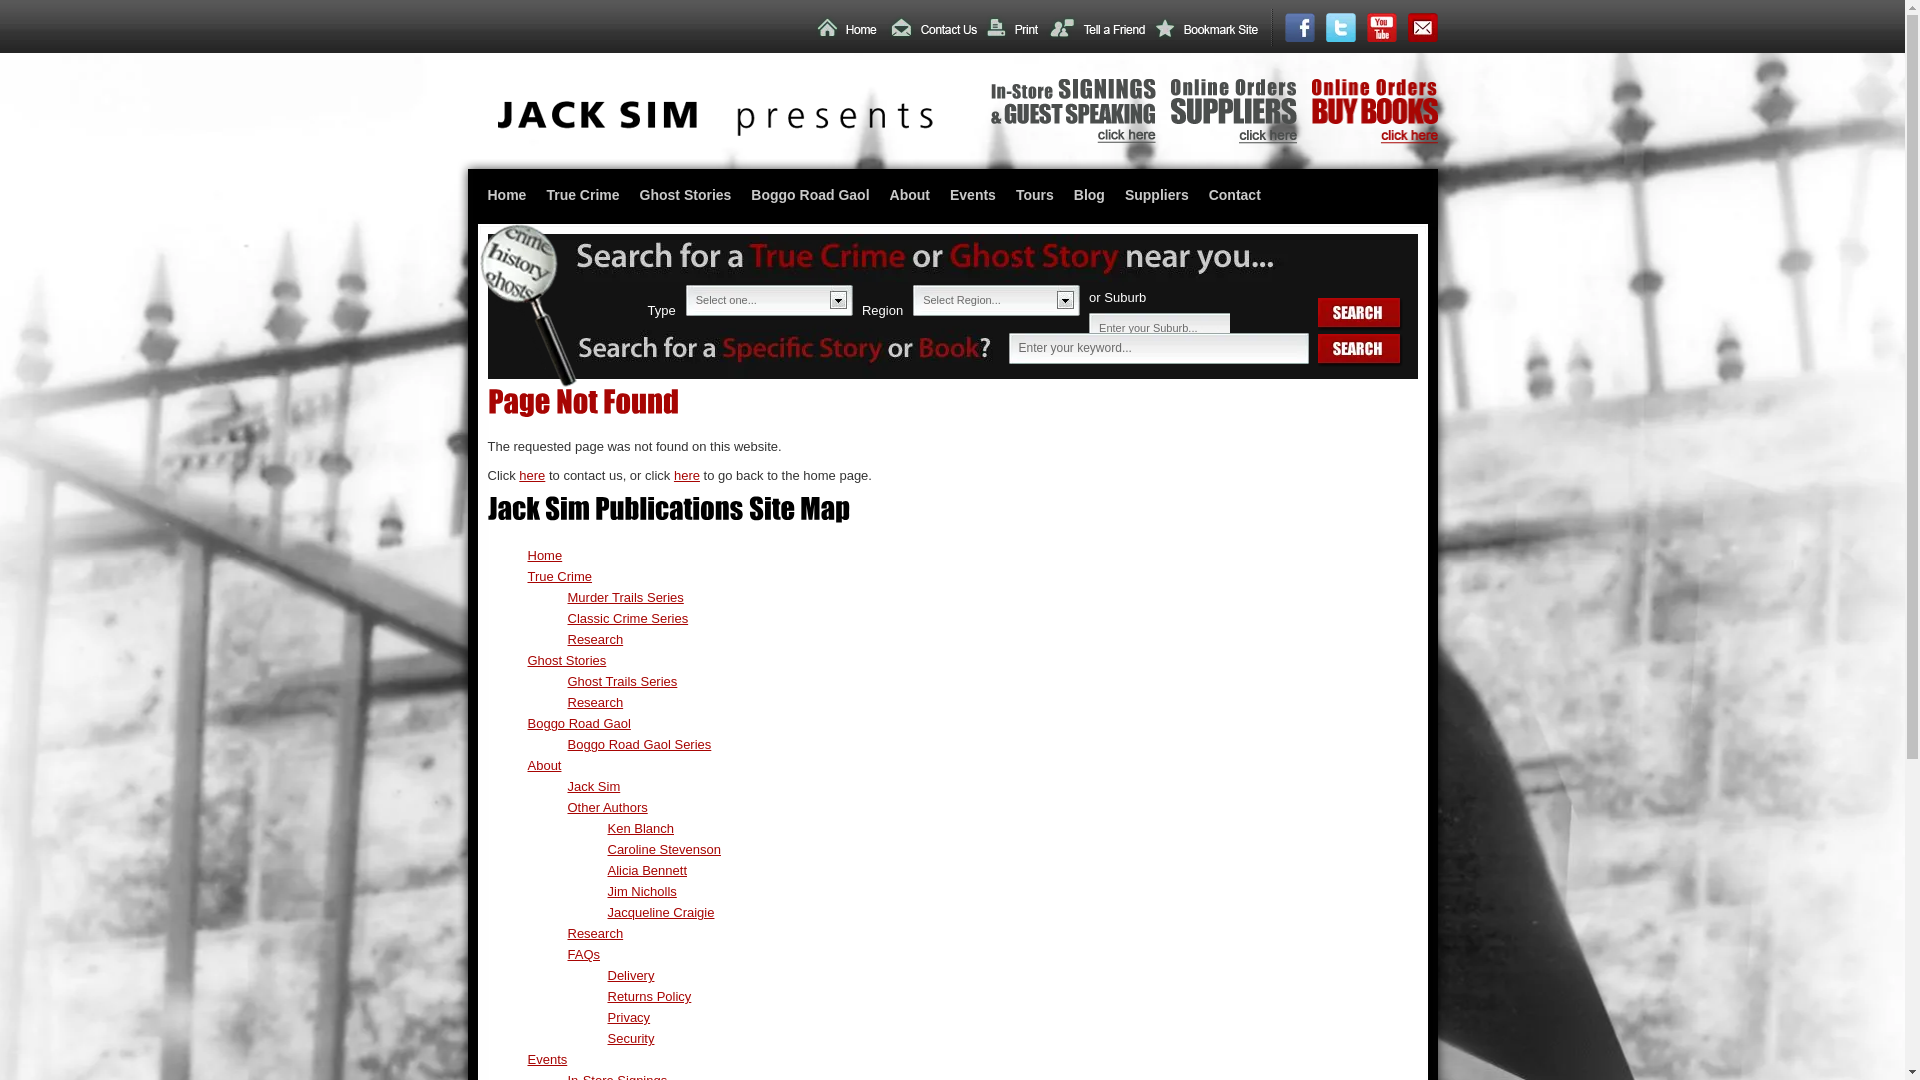  Describe the element at coordinates (1035, 196) in the screenshot. I see `'Tours'` at that location.